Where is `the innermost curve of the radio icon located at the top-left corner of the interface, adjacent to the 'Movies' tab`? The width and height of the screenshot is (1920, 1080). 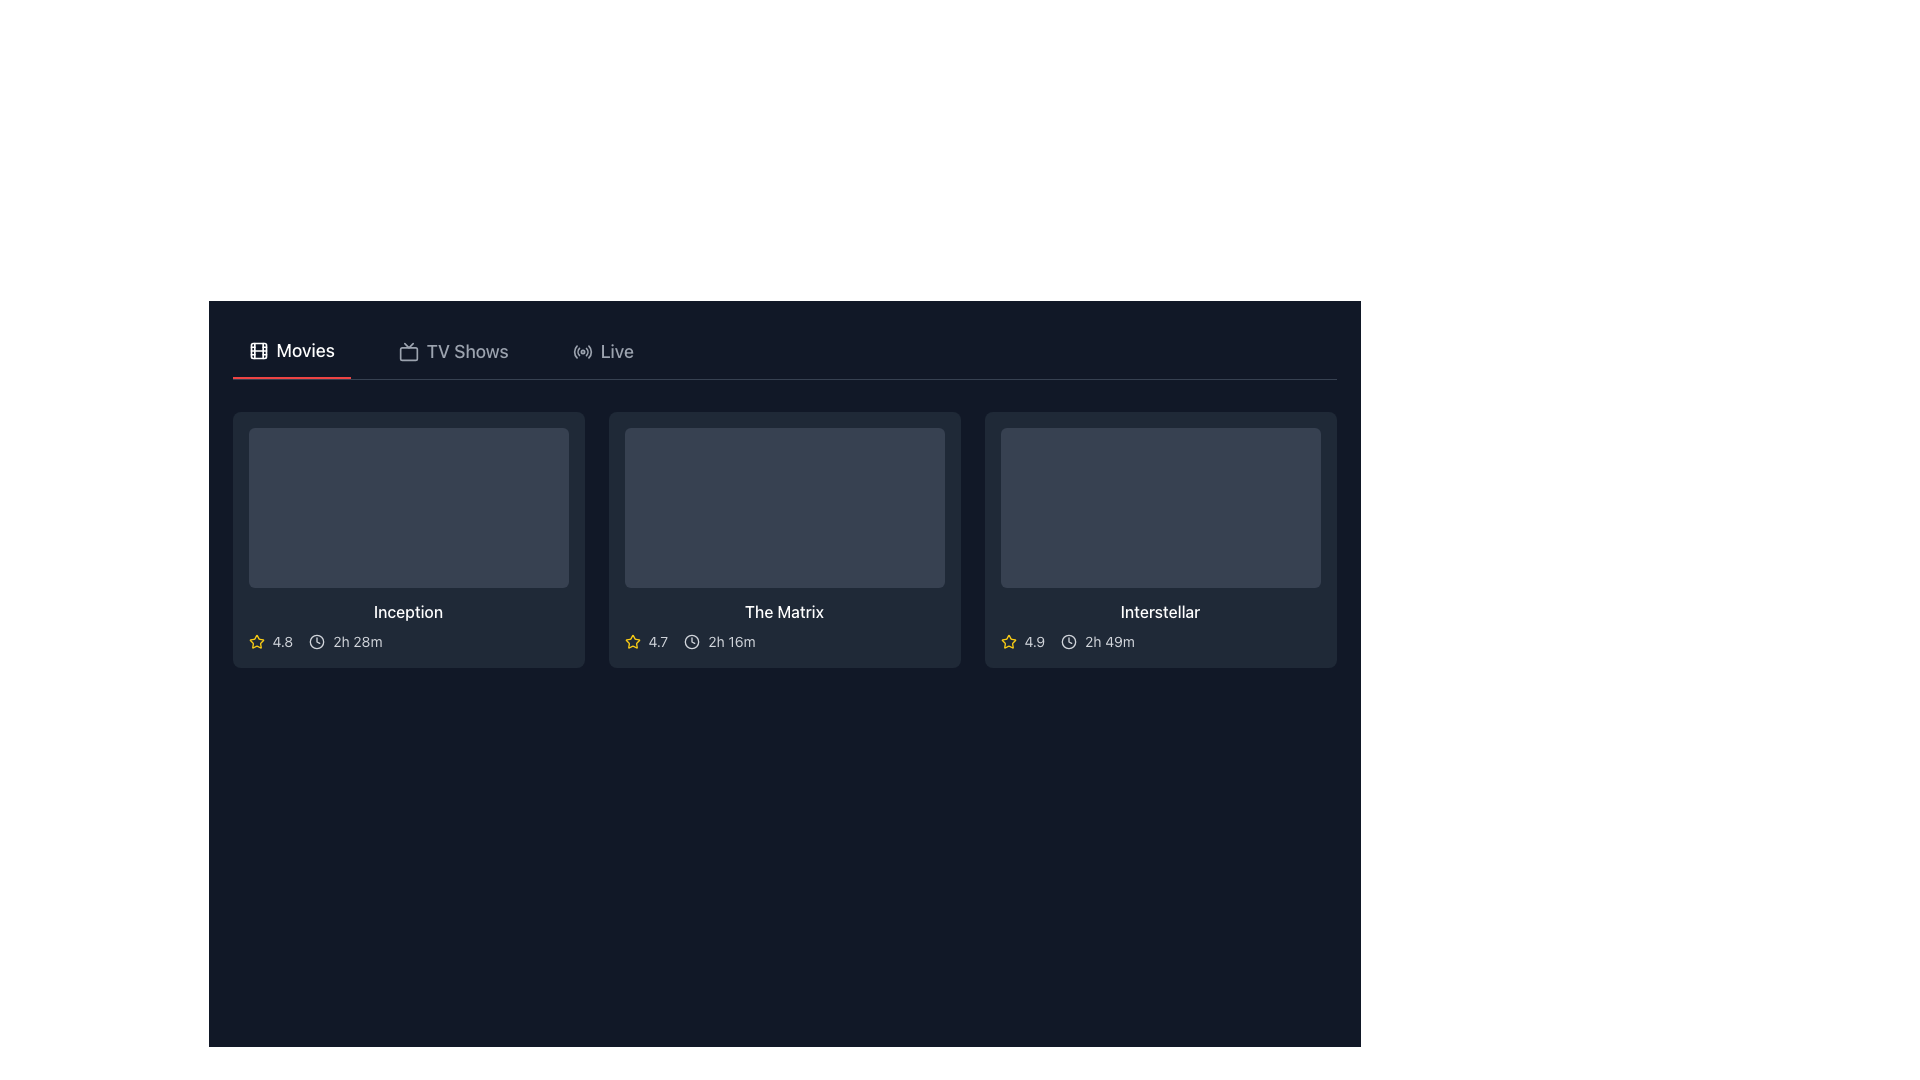
the innermost curve of the radio icon located at the top-left corner of the interface, adjacent to the 'Movies' tab is located at coordinates (574, 350).